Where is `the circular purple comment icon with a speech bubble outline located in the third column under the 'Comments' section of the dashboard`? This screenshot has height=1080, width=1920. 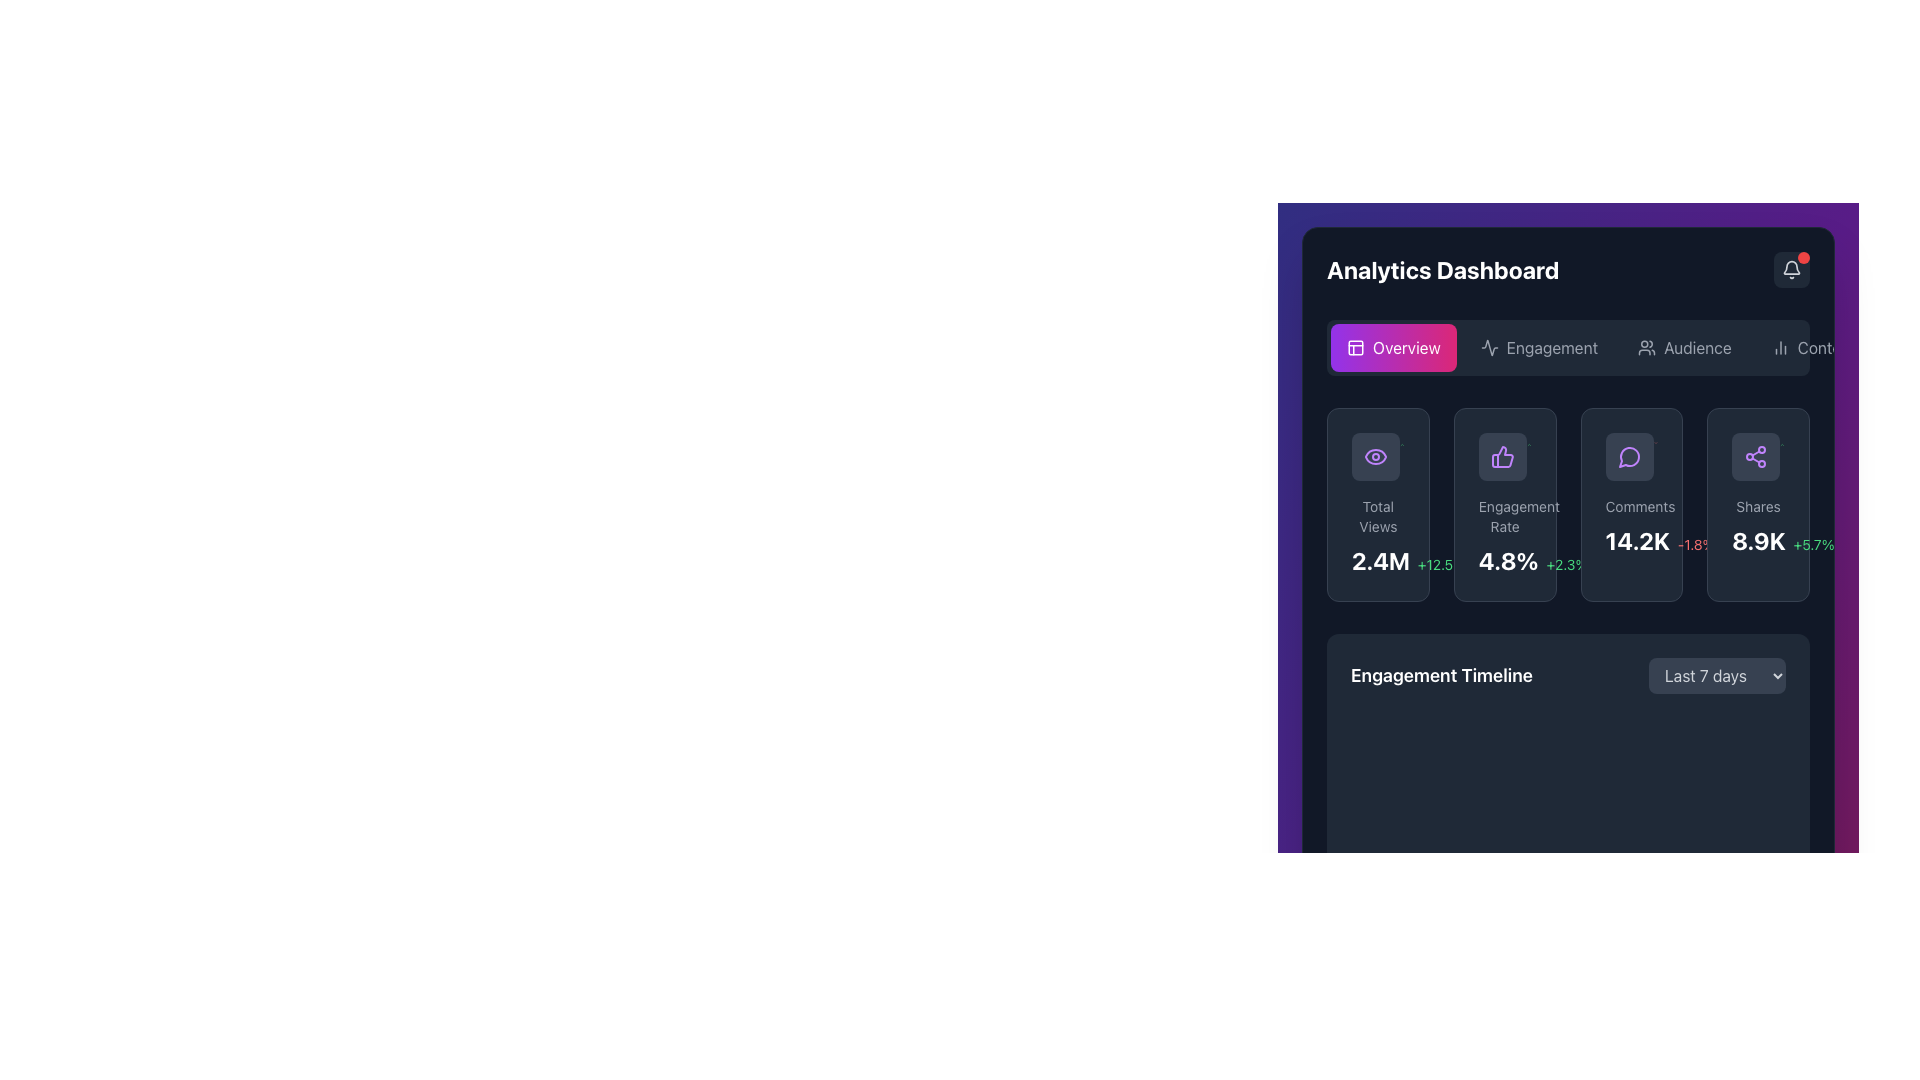 the circular purple comment icon with a speech bubble outline located in the third column under the 'Comments' section of the dashboard is located at coordinates (1629, 456).